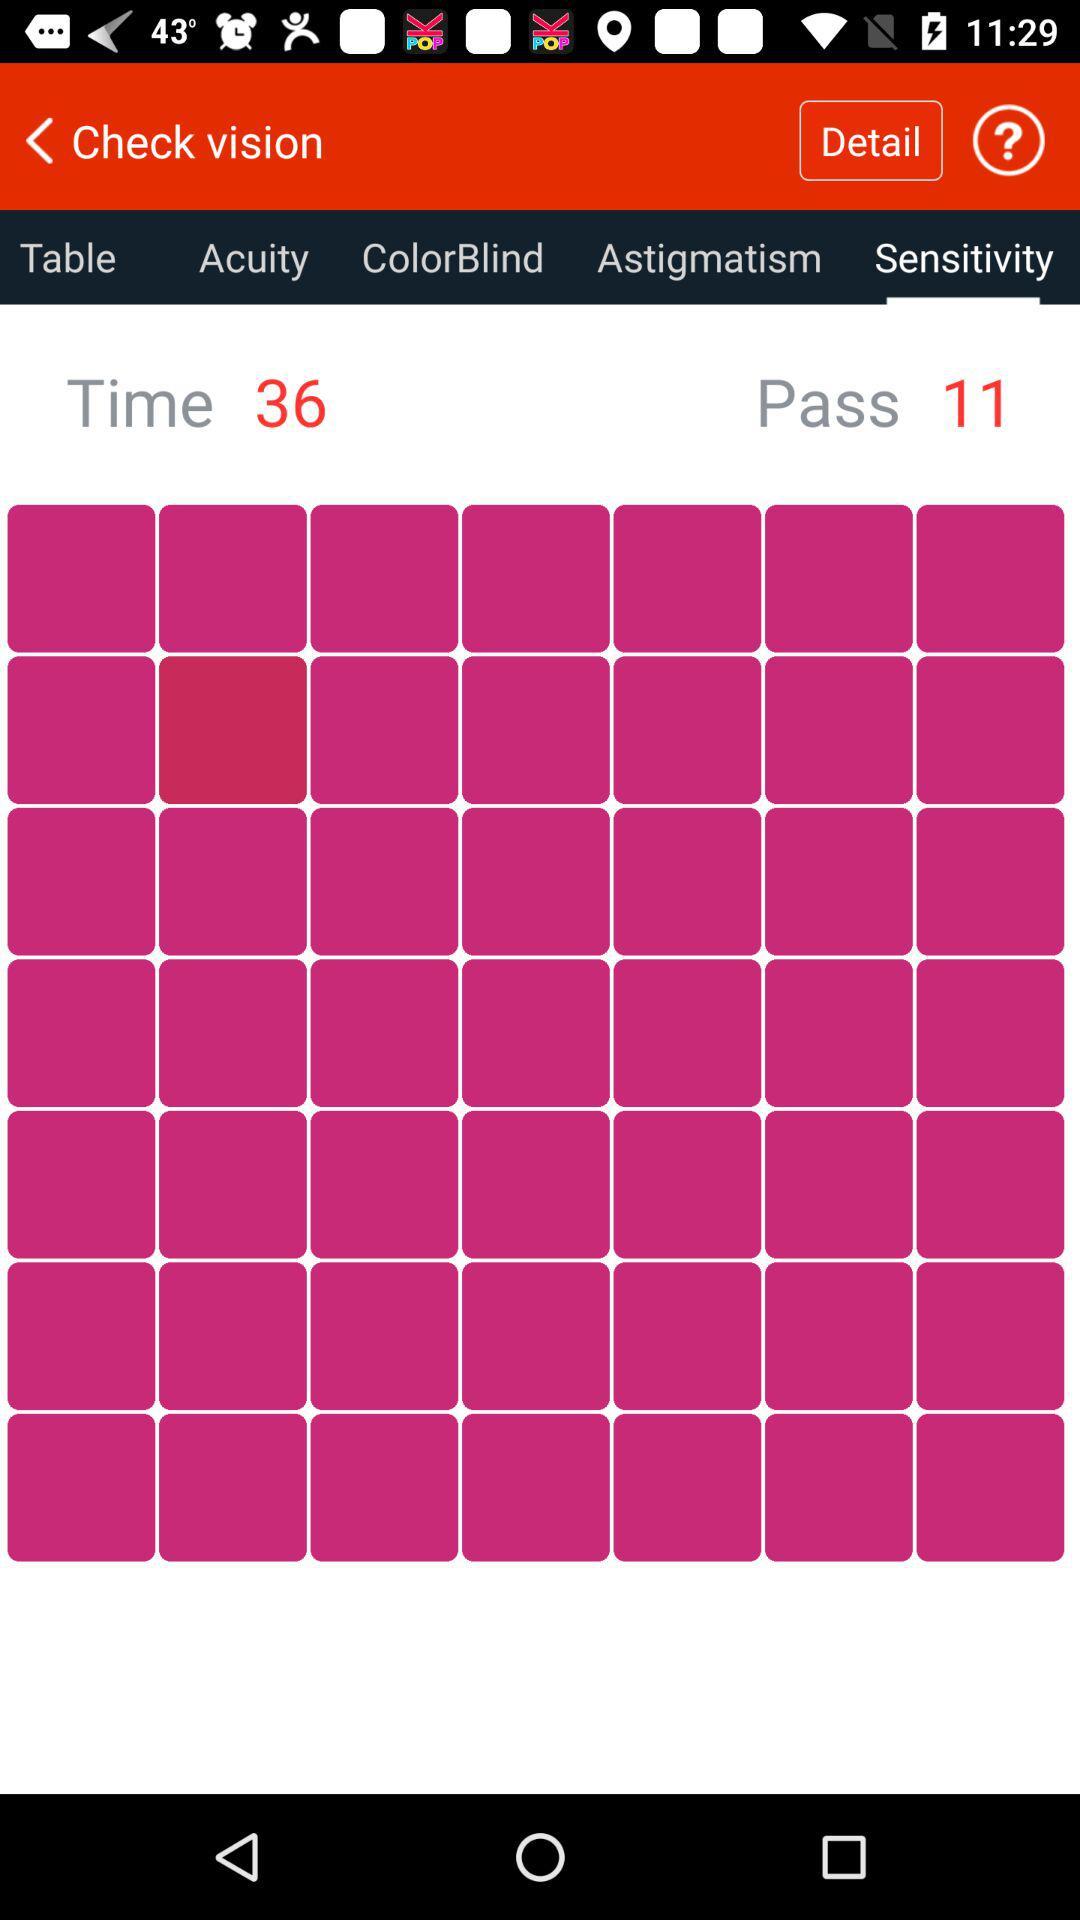 This screenshot has height=1920, width=1080. Describe the element at coordinates (399, 139) in the screenshot. I see `the item above table` at that location.